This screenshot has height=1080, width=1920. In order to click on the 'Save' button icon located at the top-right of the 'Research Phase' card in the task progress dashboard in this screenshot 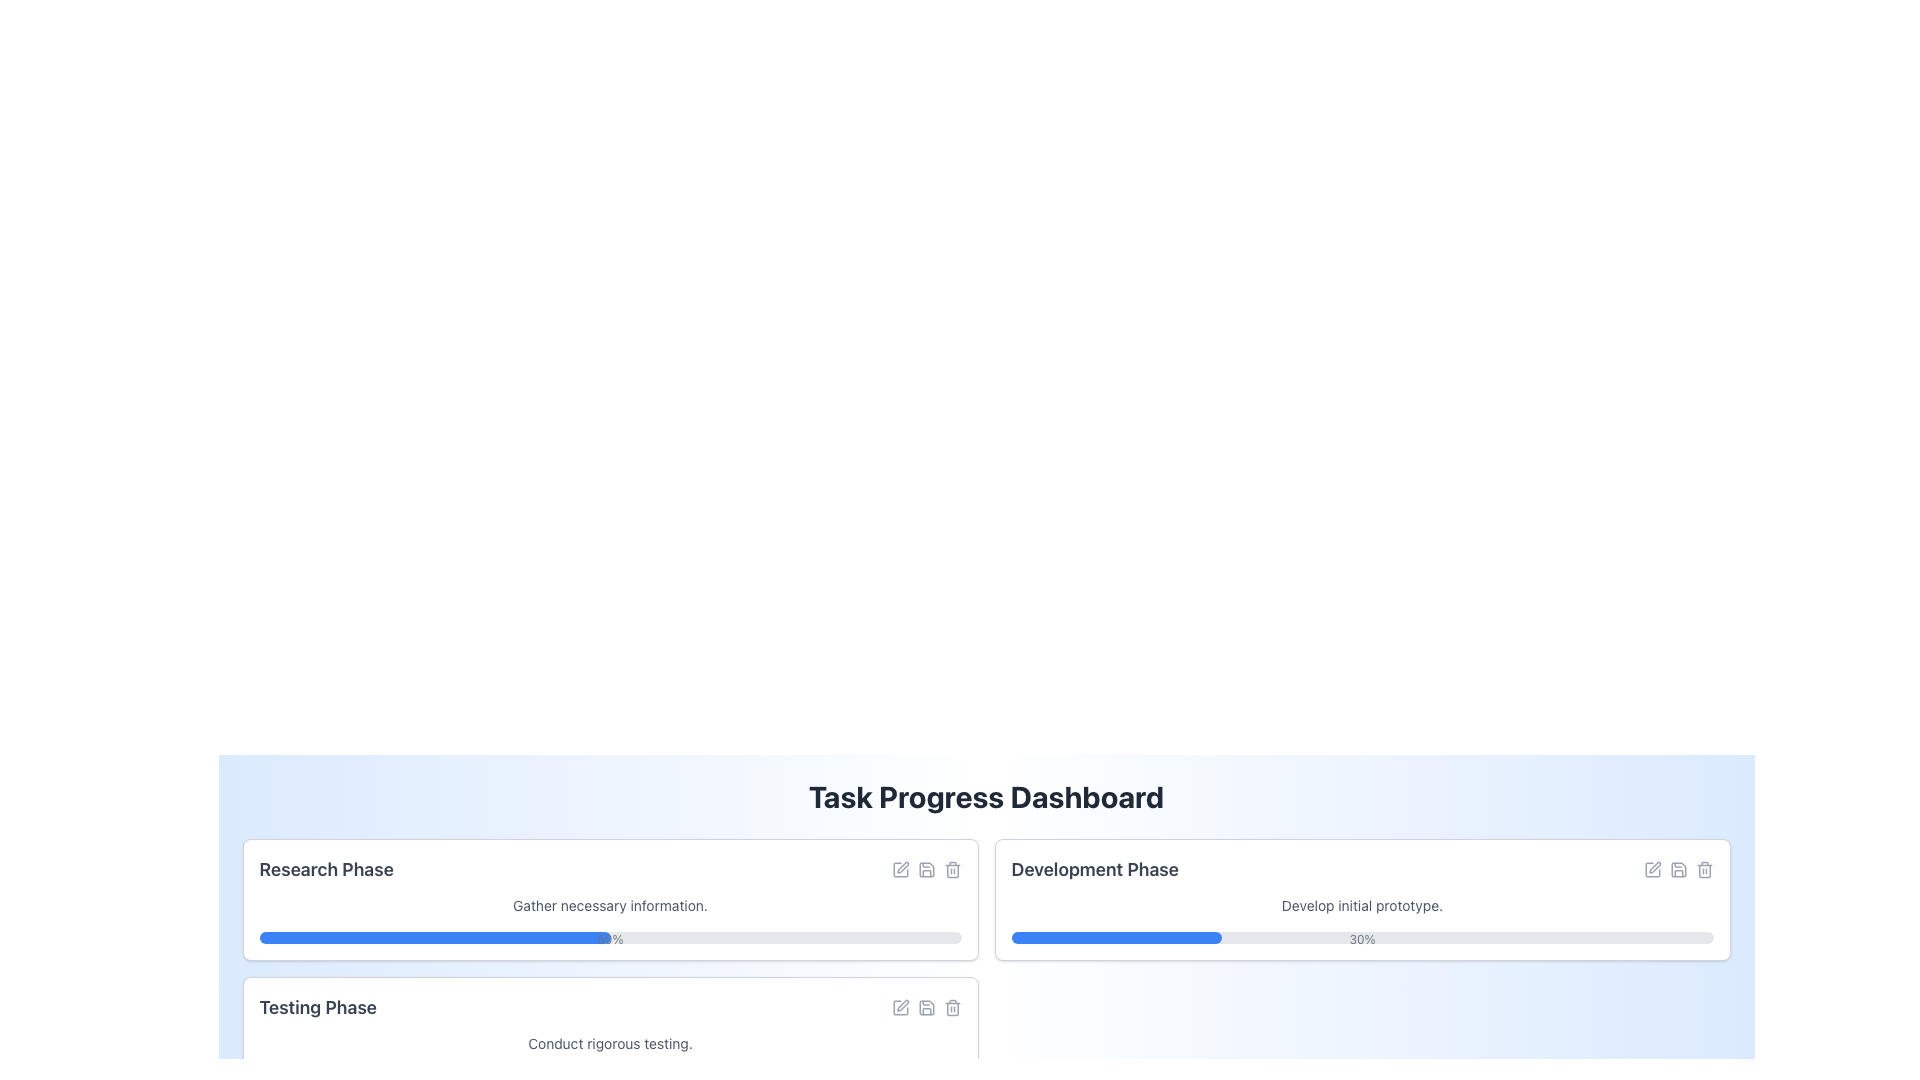, I will do `click(925, 869)`.